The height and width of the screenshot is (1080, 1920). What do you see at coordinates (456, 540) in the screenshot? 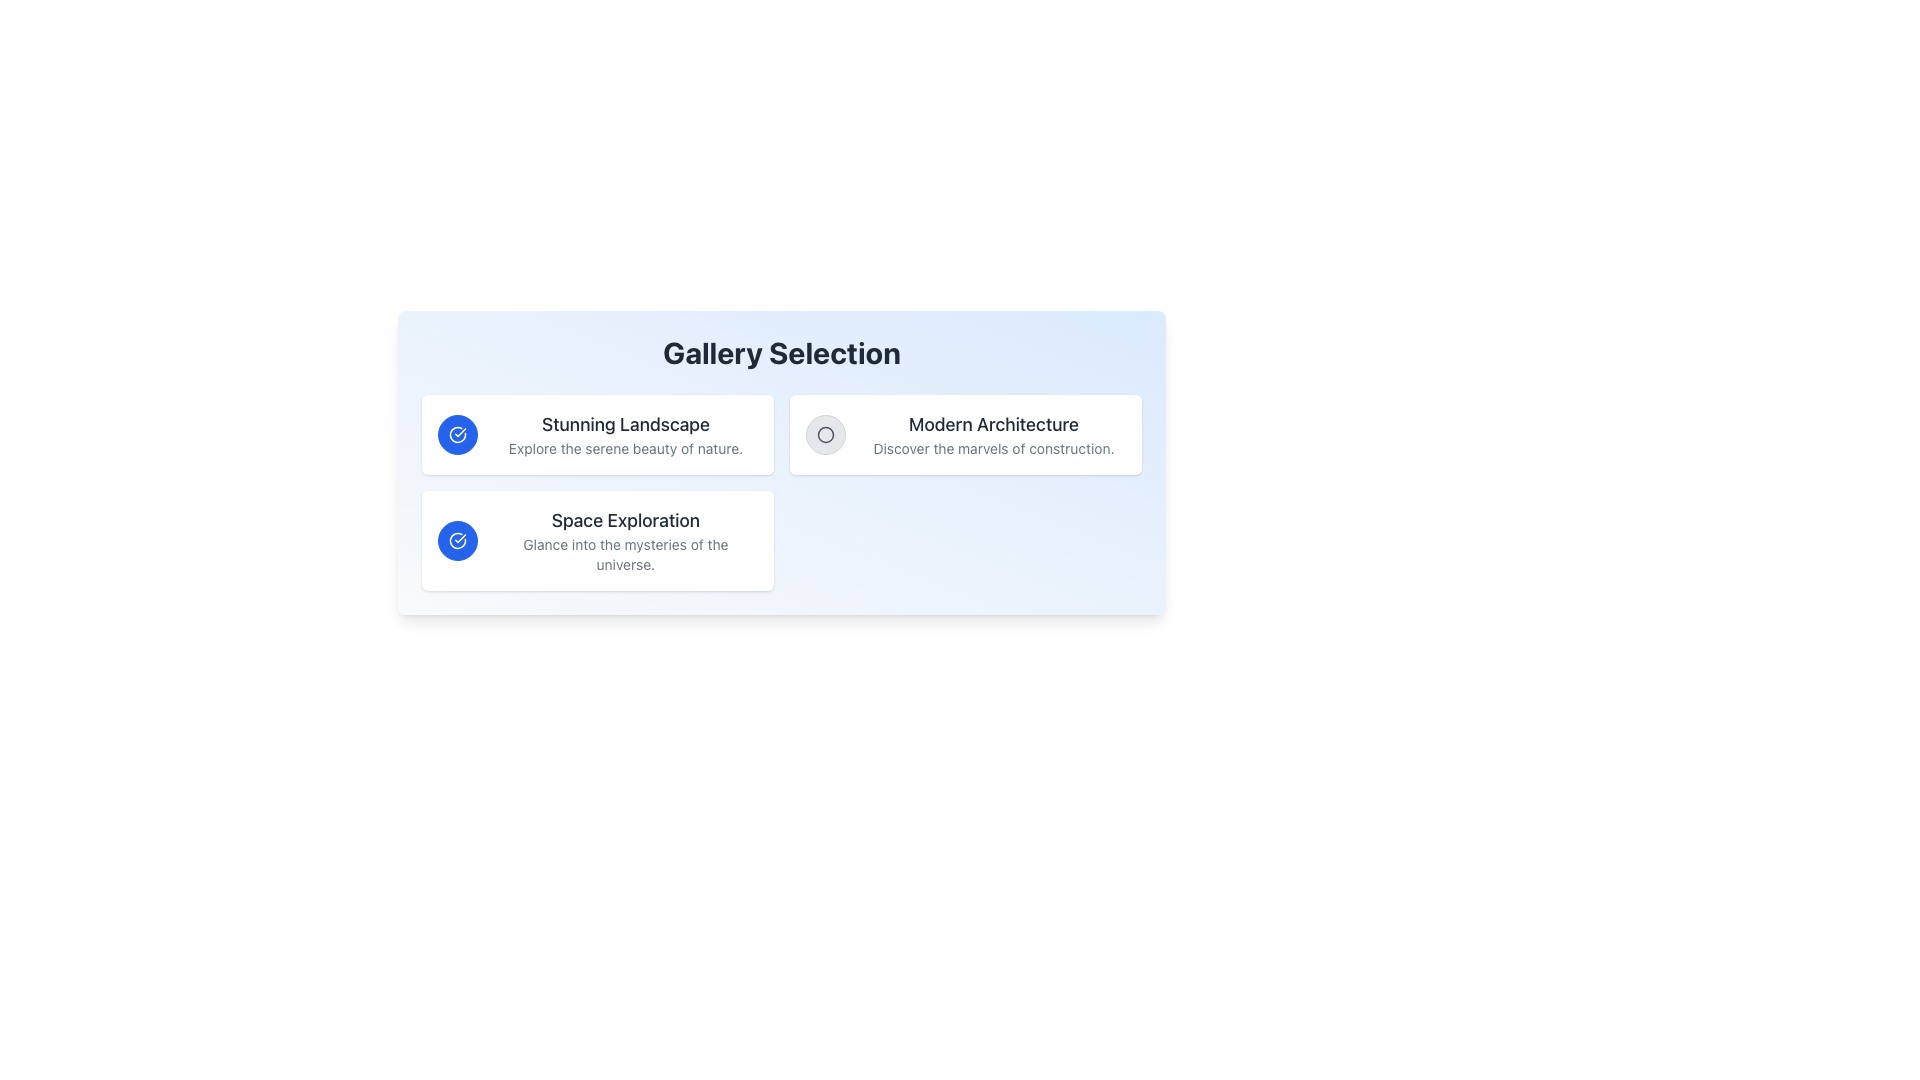
I see `the Shape component of the SVG graphic located in the left section of the 'Stunning Landscape' gallery selection area` at bounding box center [456, 540].